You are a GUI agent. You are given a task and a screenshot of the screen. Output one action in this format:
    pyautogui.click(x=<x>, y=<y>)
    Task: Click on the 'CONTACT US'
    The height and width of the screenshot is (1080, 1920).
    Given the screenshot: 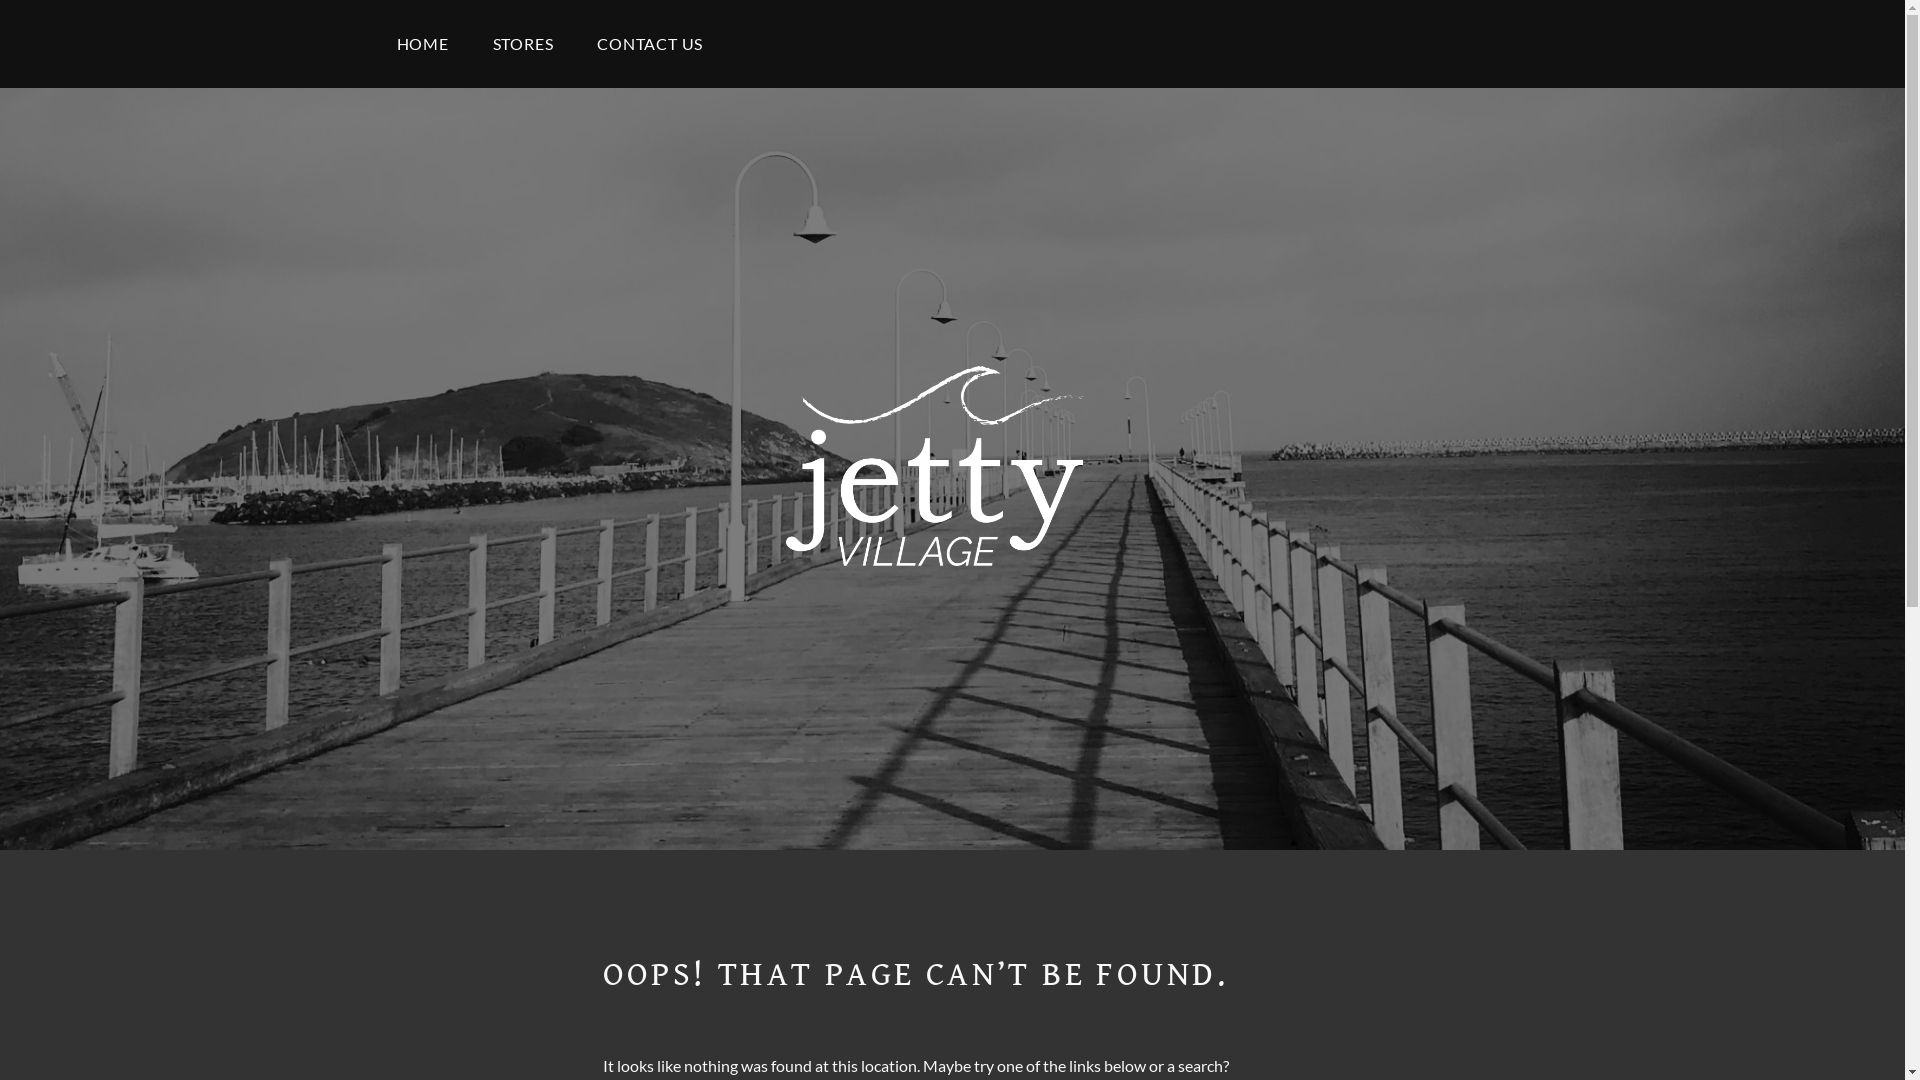 What is the action you would take?
    pyautogui.click(x=575, y=43)
    